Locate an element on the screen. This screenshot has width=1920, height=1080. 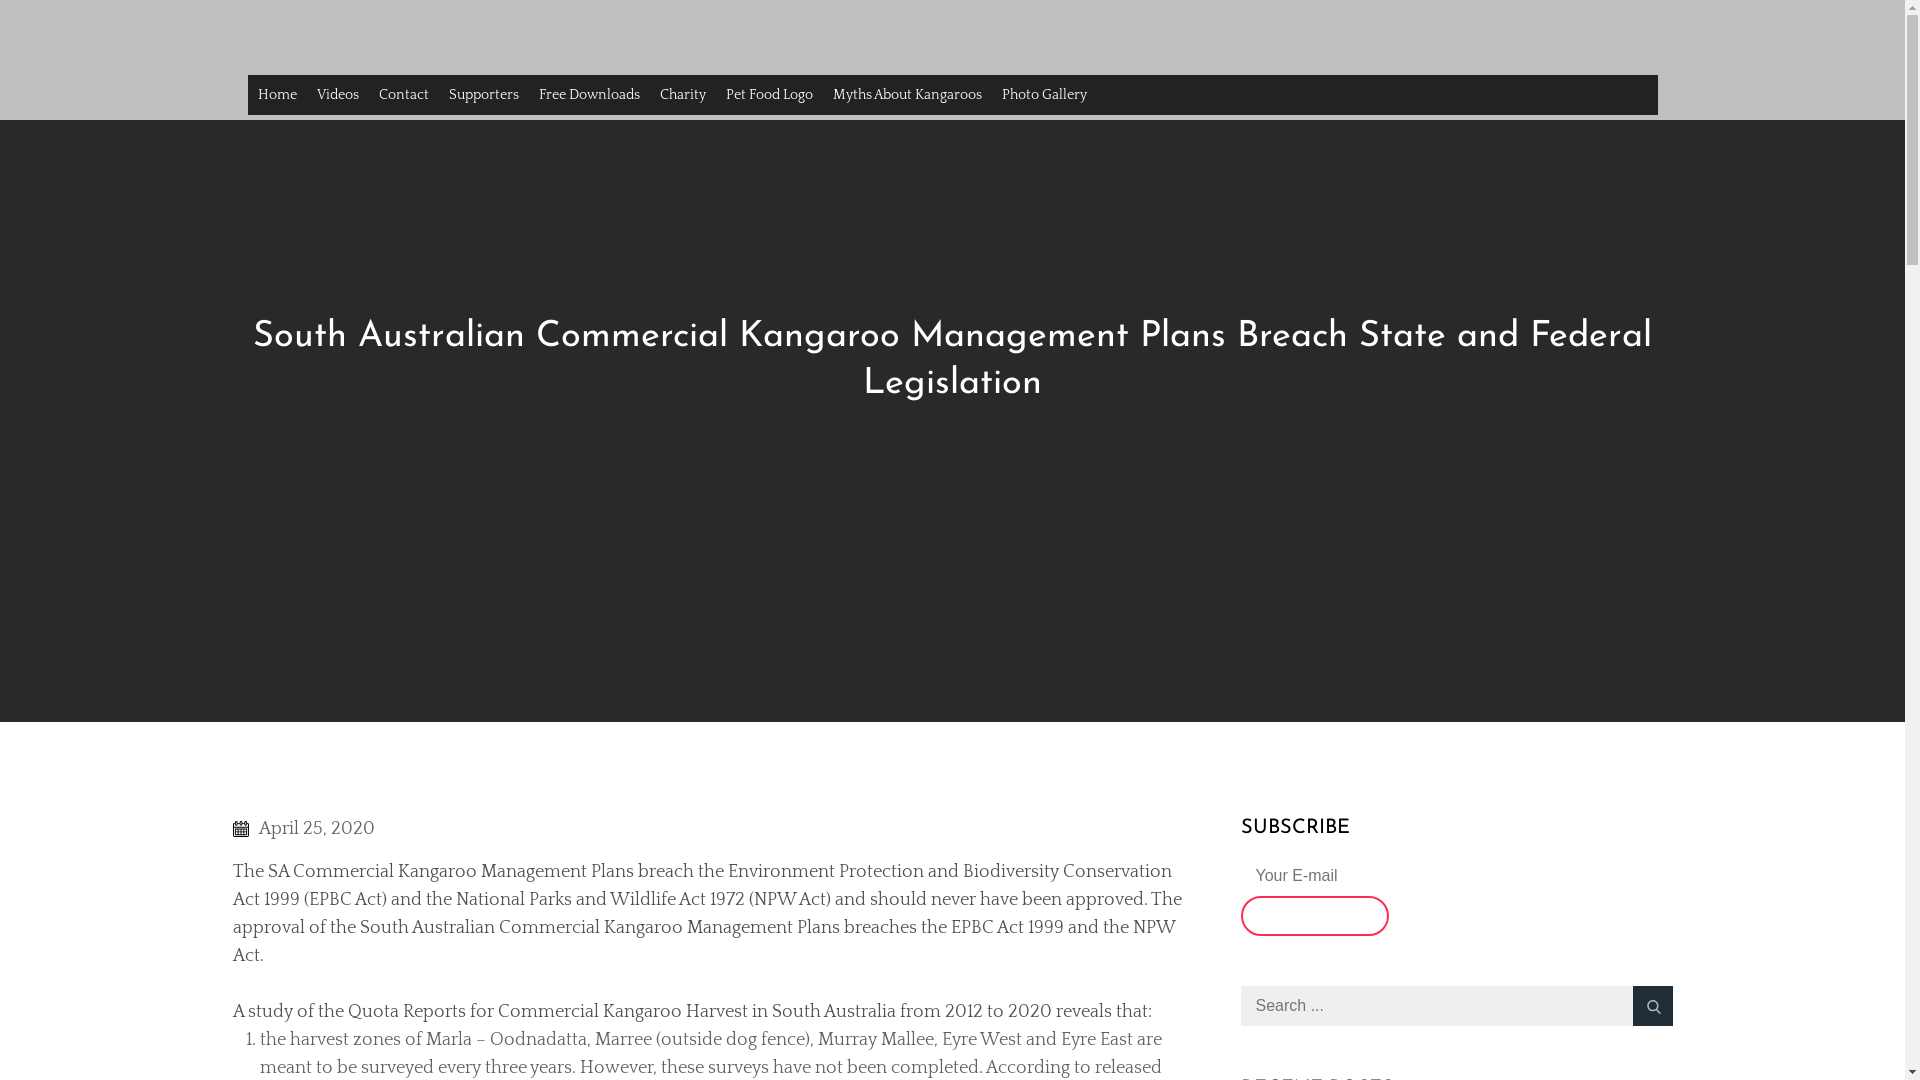
'Subscribe' is located at coordinates (1238, 915).